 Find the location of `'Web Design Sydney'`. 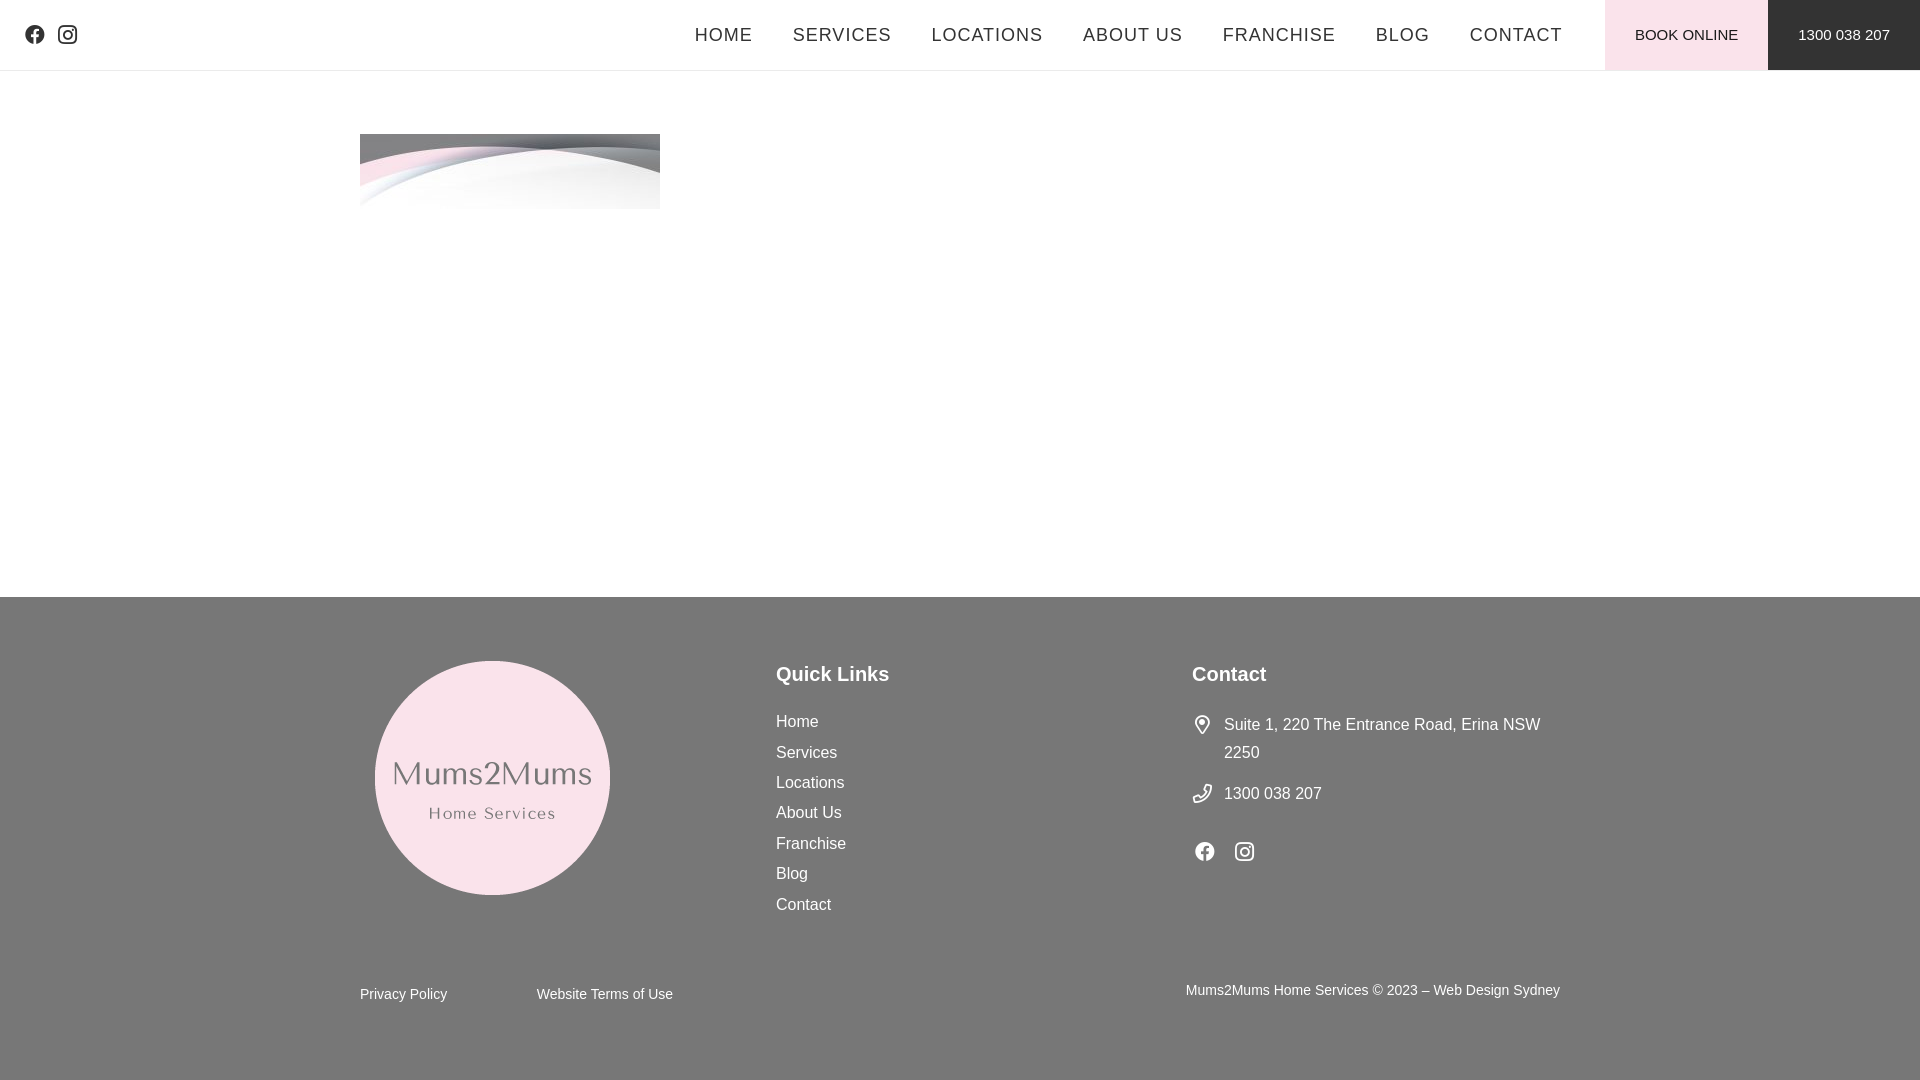

'Web Design Sydney' is located at coordinates (1496, 990).